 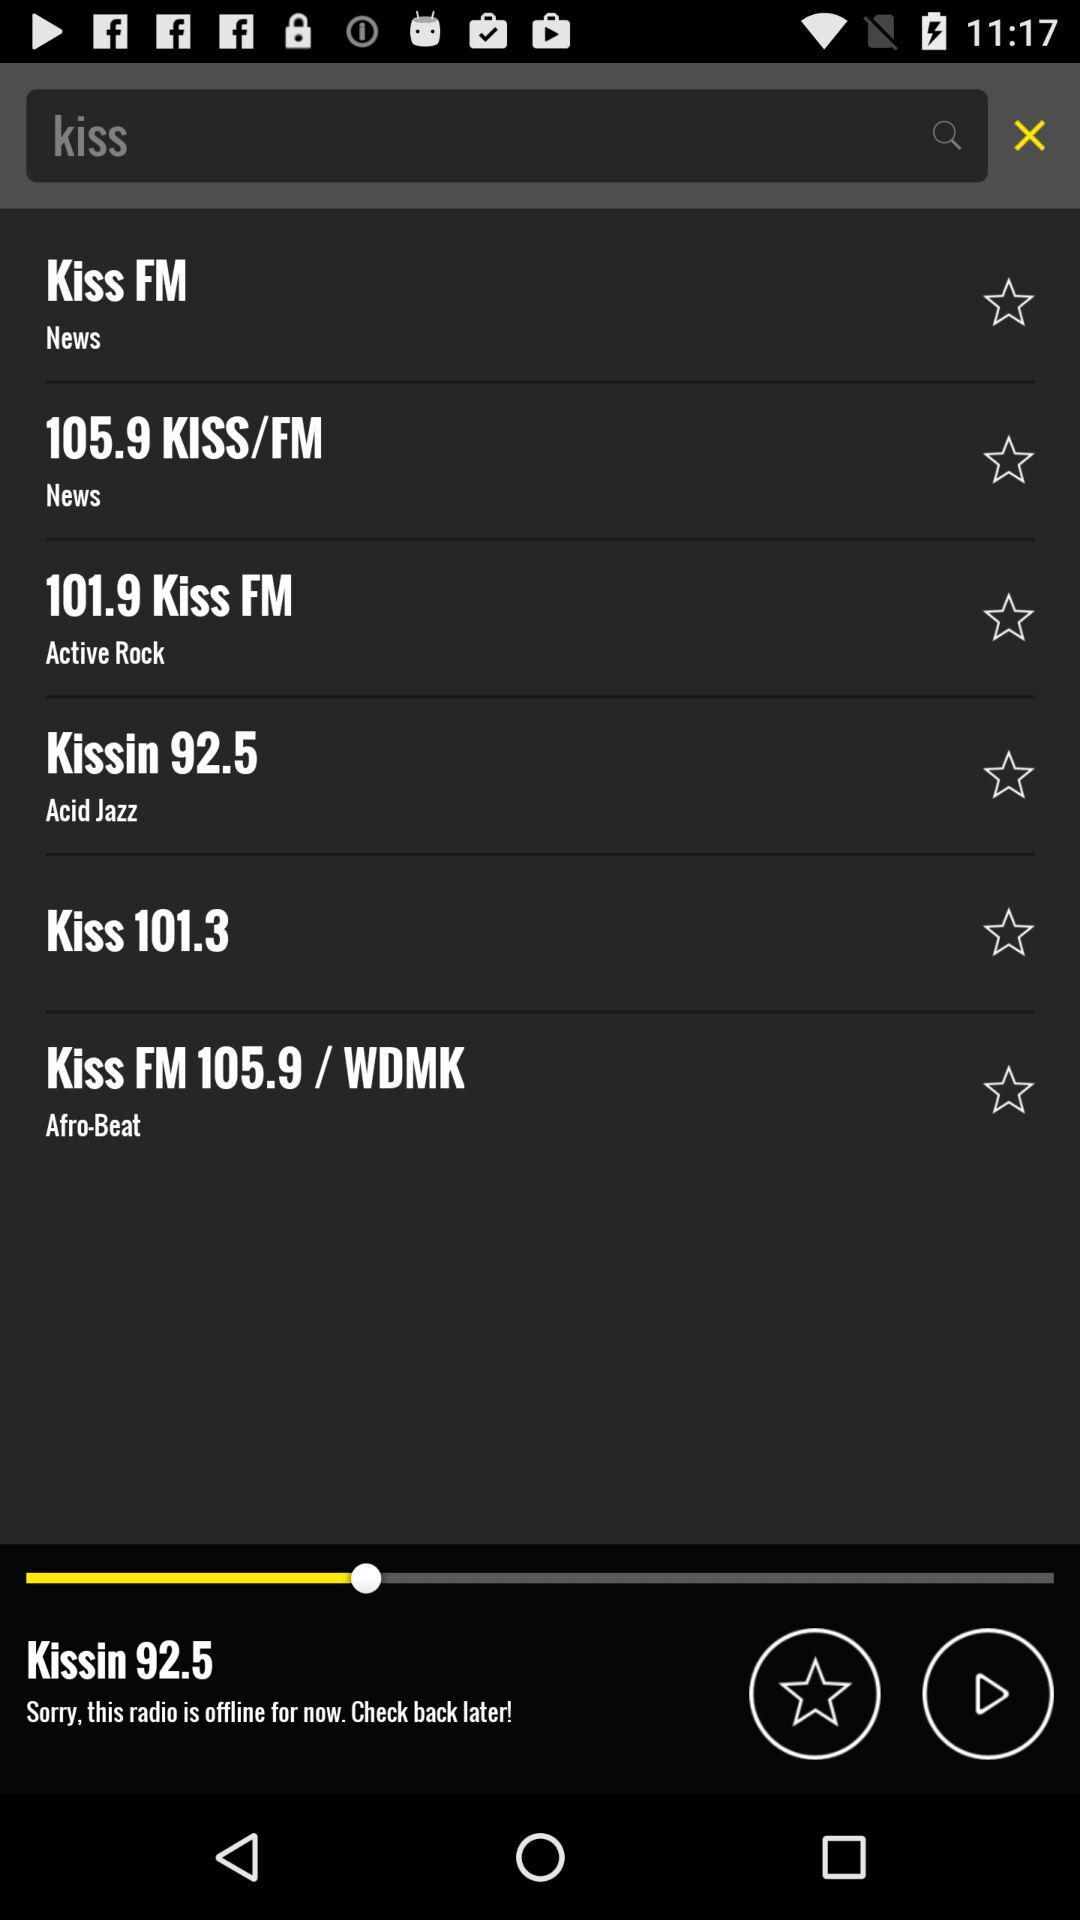 What do you see at coordinates (1023, 134) in the screenshot?
I see `search` at bounding box center [1023, 134].